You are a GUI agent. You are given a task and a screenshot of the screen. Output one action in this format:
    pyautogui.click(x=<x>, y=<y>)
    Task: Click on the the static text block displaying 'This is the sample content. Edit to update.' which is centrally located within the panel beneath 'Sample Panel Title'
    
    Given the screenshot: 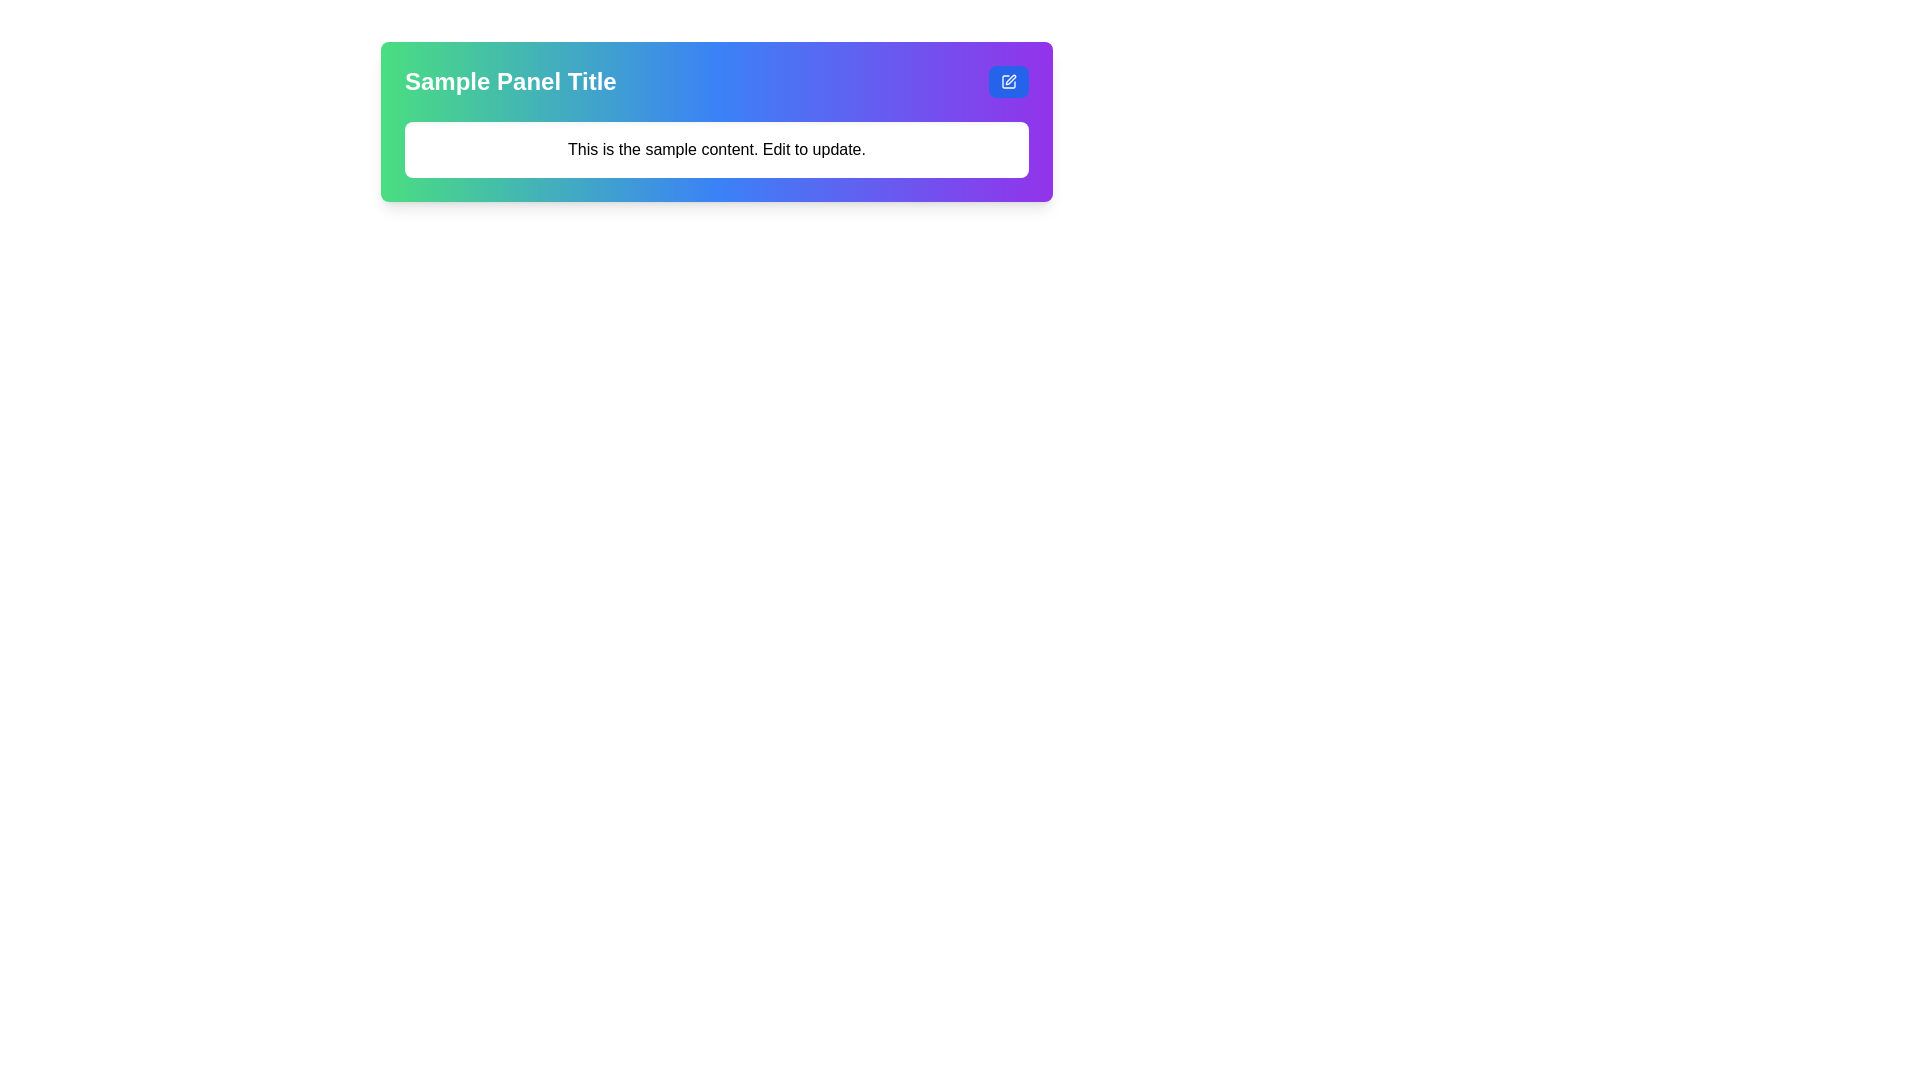 What is the action you would take?
    pyautogui.click(x=716, y=149)
    